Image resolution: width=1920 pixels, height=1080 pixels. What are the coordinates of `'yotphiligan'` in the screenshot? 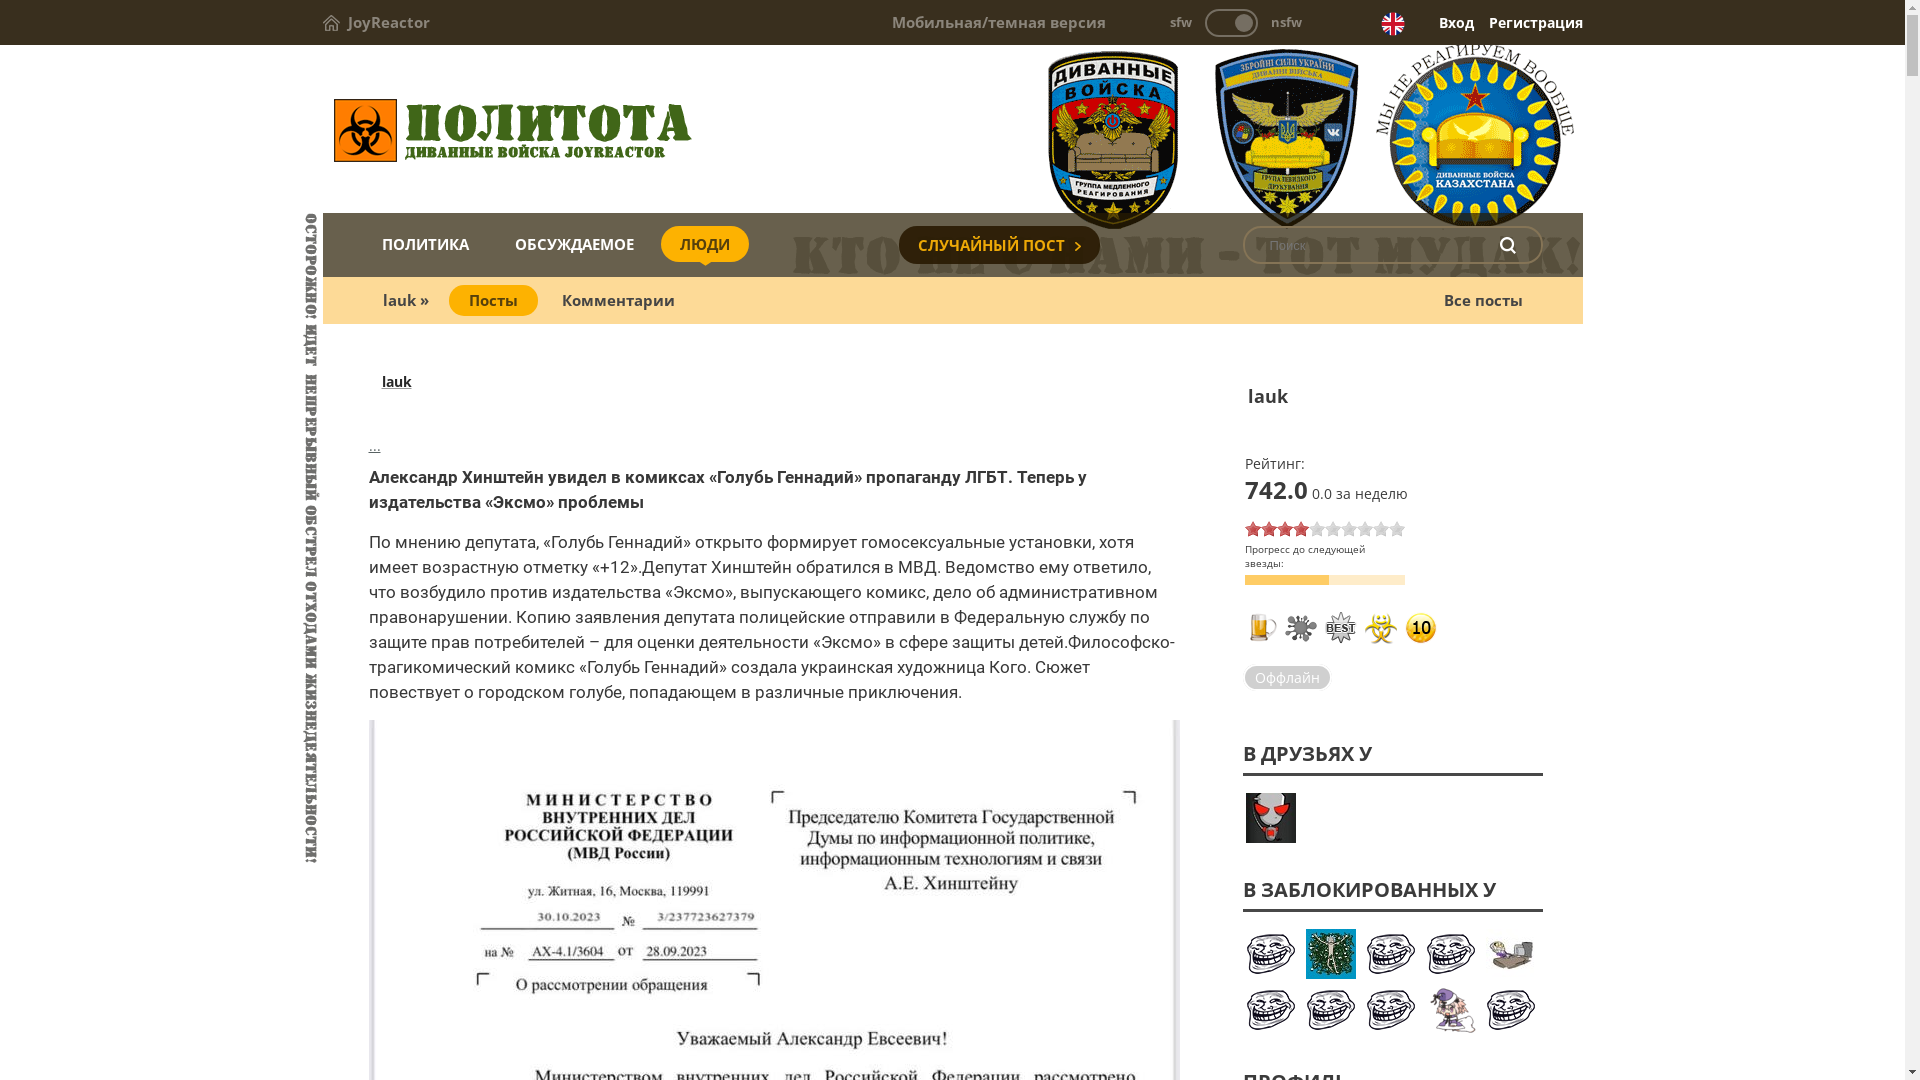 It's located at (1365, 1010).